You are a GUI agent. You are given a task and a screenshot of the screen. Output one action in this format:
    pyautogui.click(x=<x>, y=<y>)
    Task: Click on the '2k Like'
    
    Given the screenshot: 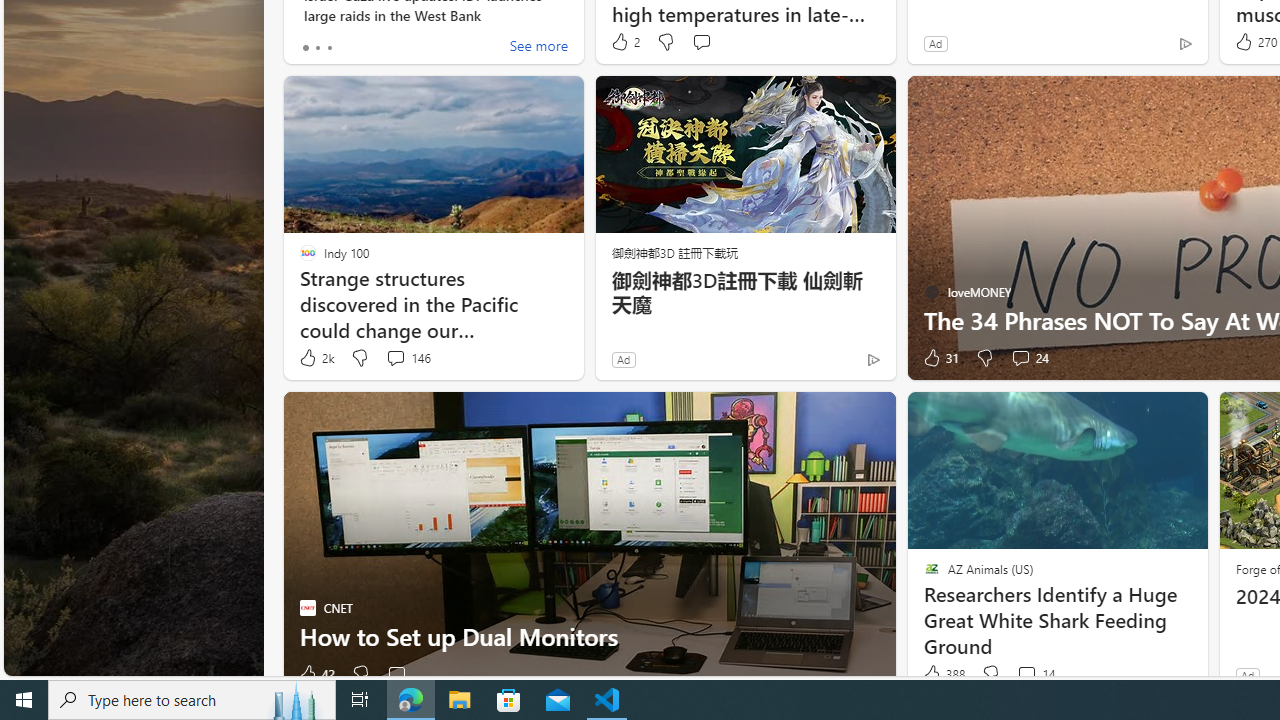 What is the action you would take?
    pyautogui.click(x=314, y=357)
    